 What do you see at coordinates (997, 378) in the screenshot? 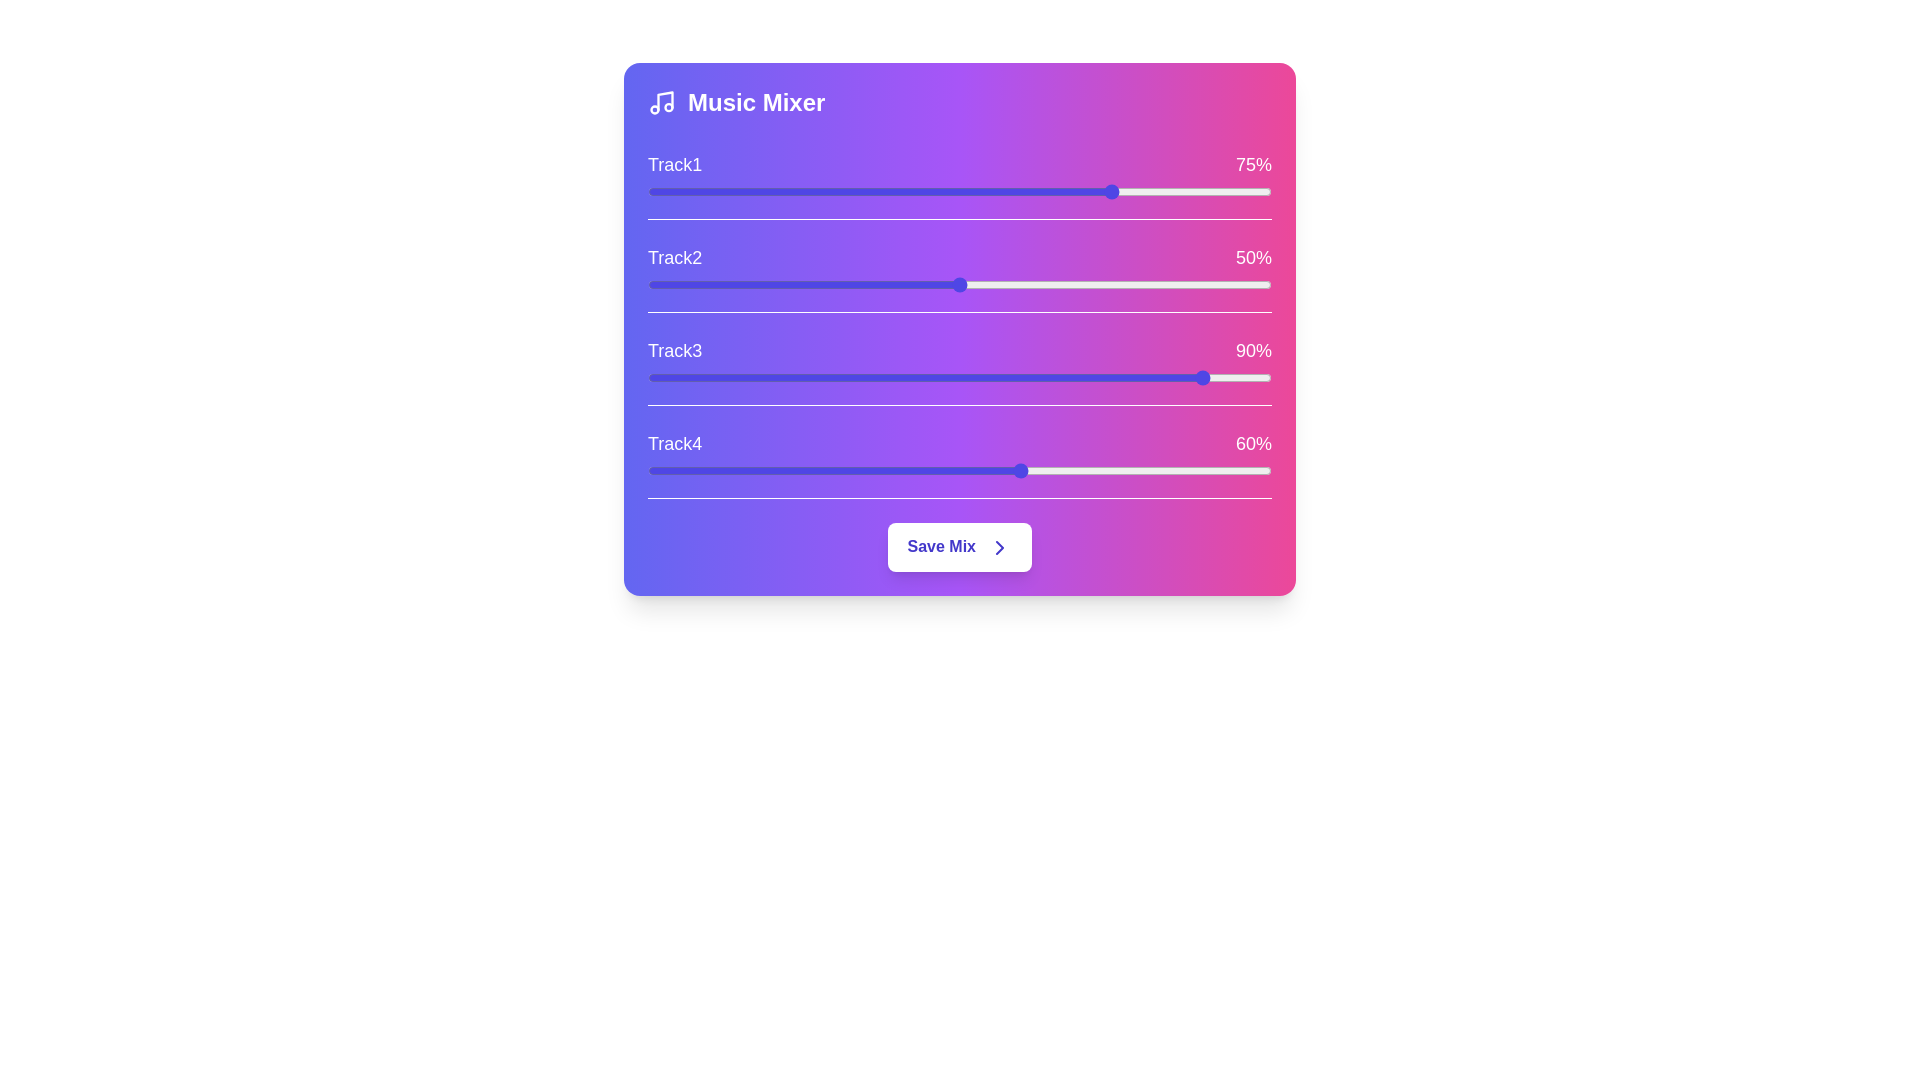
I see `the slider for Track3 to set its level to 56` at bounding box center [997, 378].